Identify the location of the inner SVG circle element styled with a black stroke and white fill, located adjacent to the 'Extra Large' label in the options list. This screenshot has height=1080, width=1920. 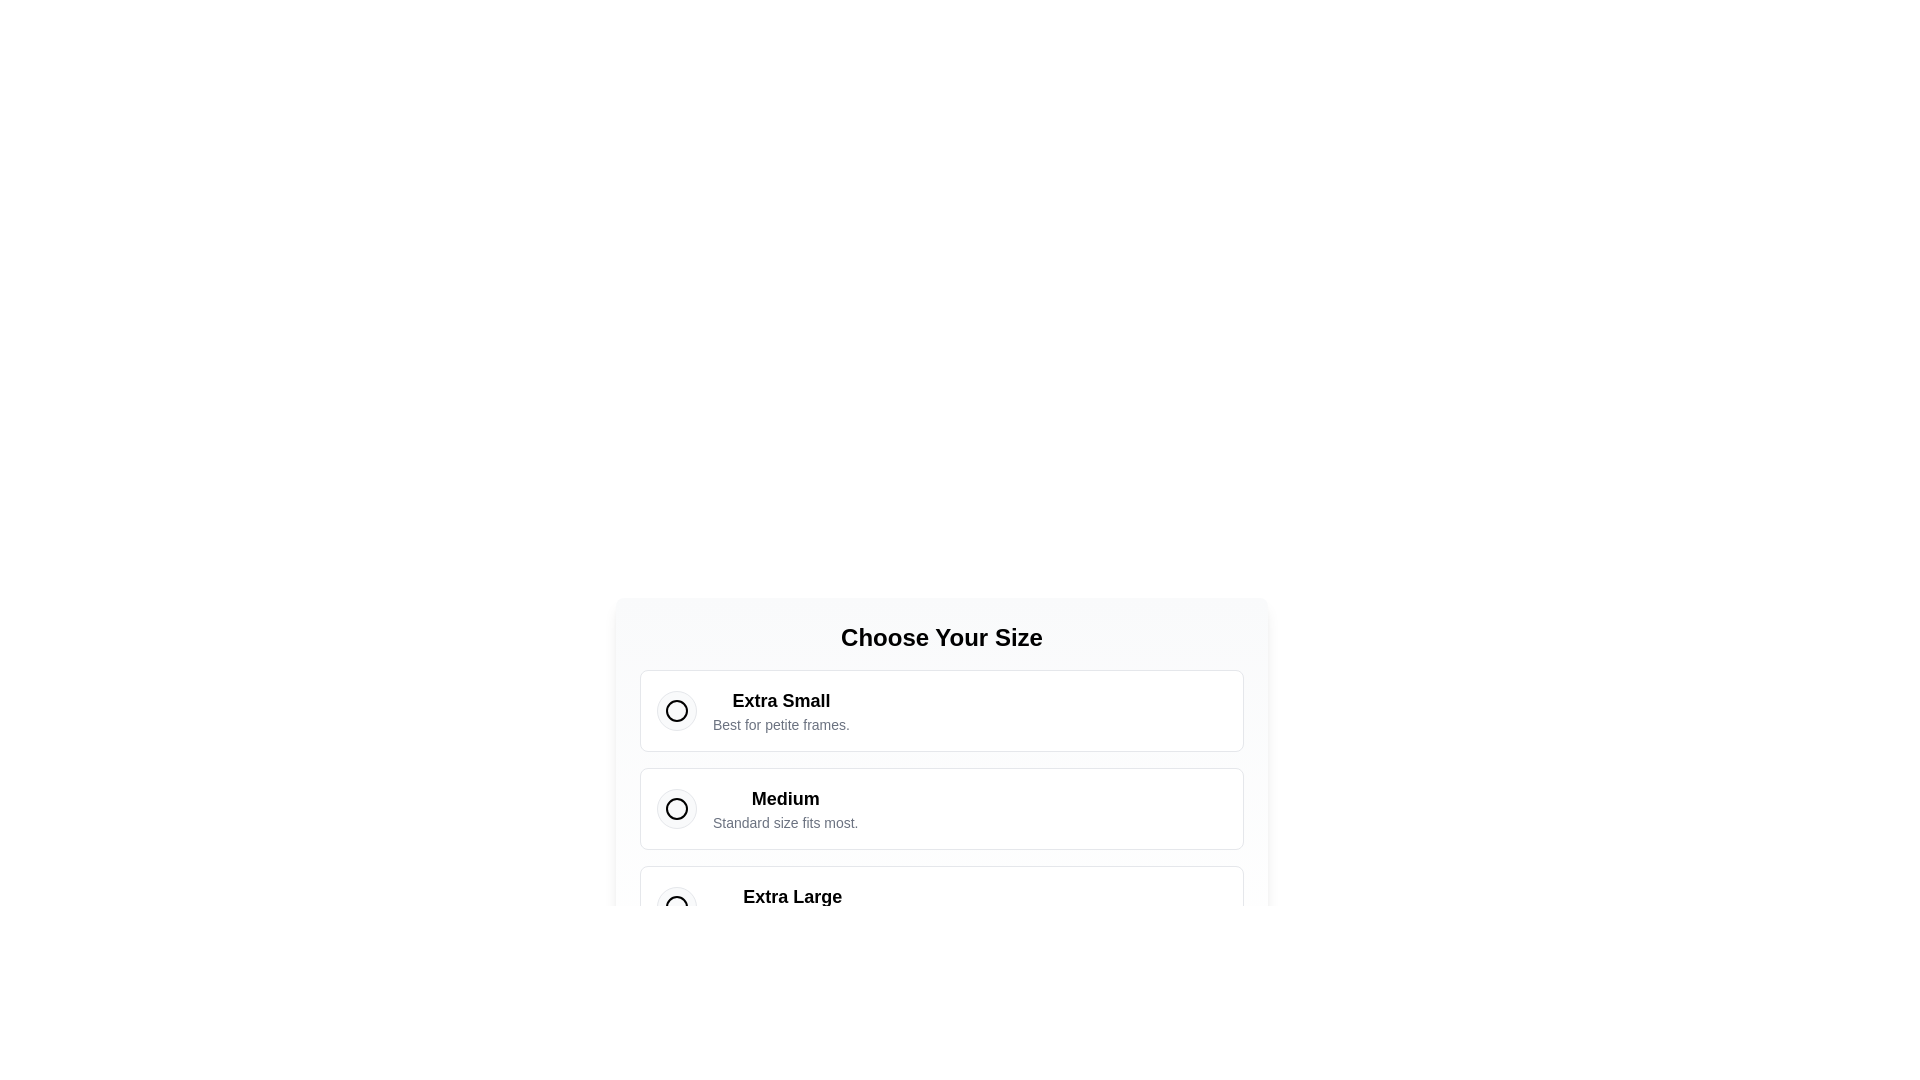
(676, 906).